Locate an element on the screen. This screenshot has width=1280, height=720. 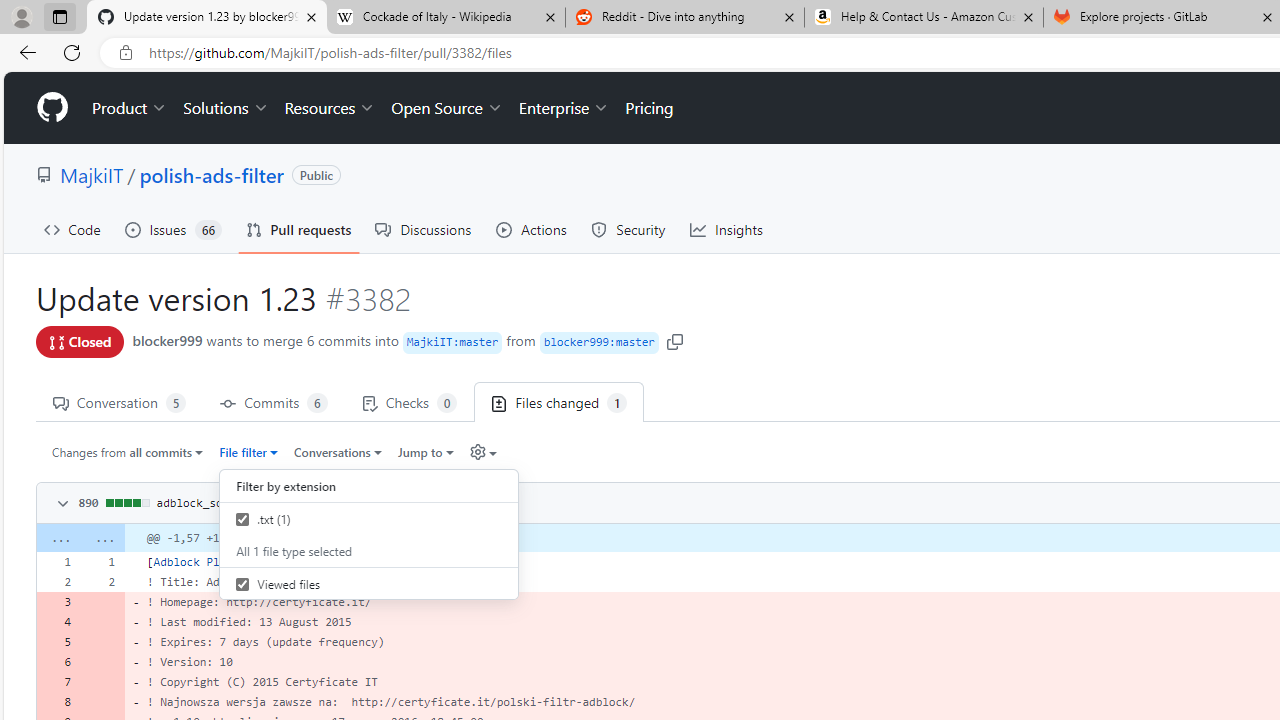
'Security' is located at coordinates (627, 229).